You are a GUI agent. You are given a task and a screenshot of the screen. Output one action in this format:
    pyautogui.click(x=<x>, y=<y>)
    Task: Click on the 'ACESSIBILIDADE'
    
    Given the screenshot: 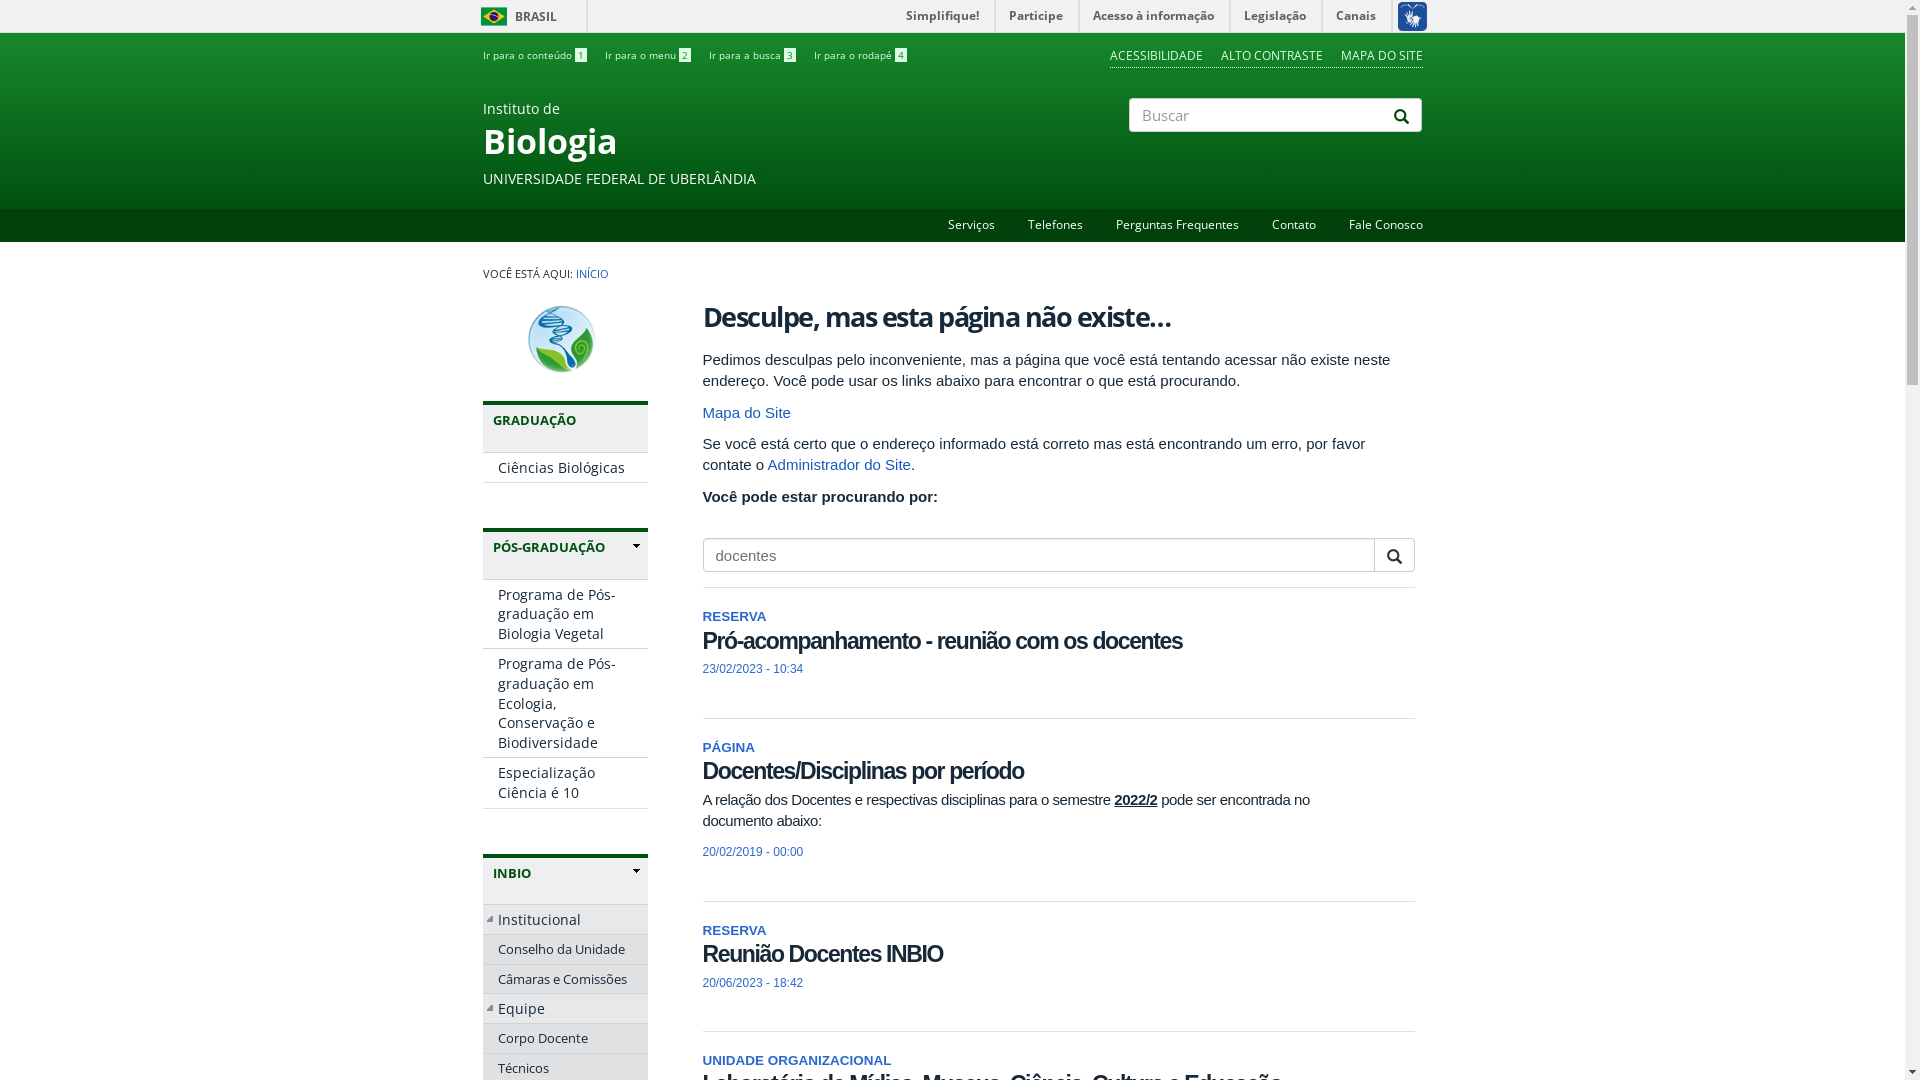 What is the action you would take?
    pyautogui.click(x=1156, y=54)
    